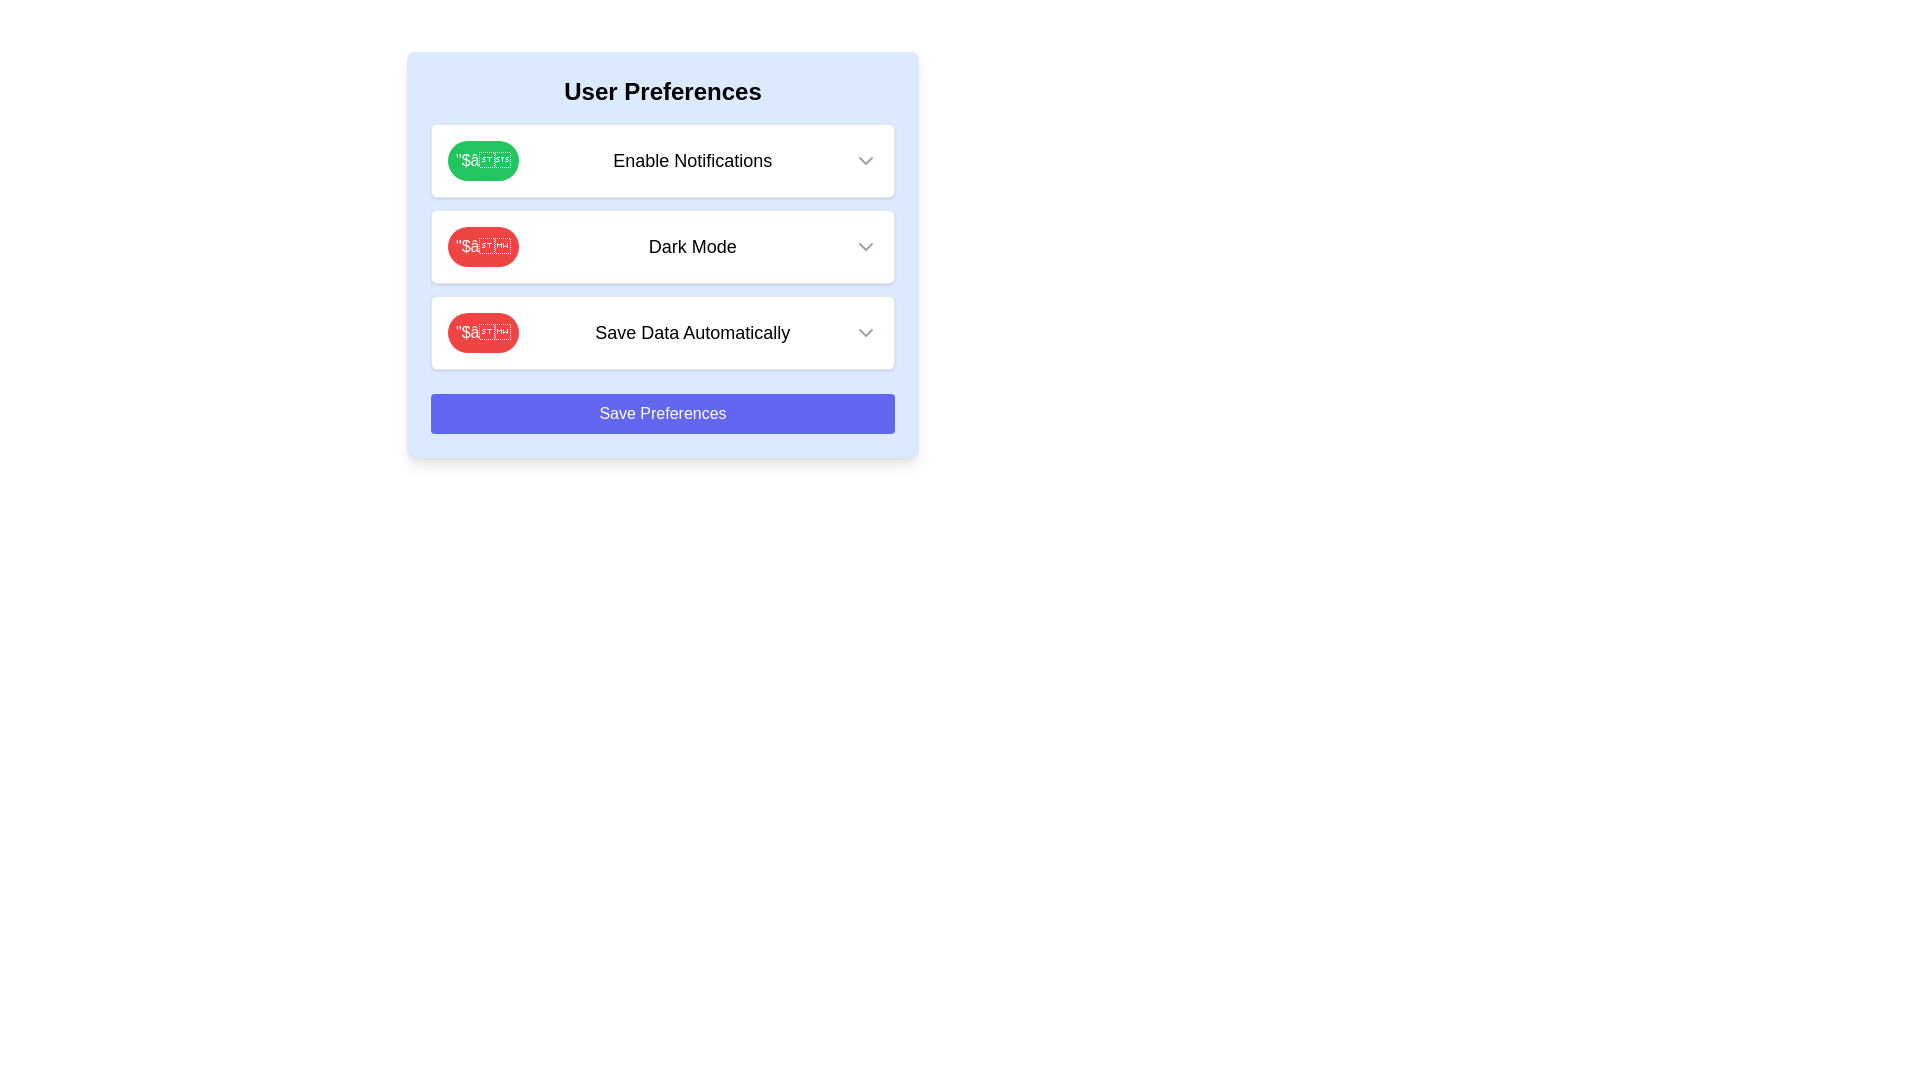  Describe the element at coordinates (662, 412) in the screenshot. I see `the 'Save Preferences' button` at that location.